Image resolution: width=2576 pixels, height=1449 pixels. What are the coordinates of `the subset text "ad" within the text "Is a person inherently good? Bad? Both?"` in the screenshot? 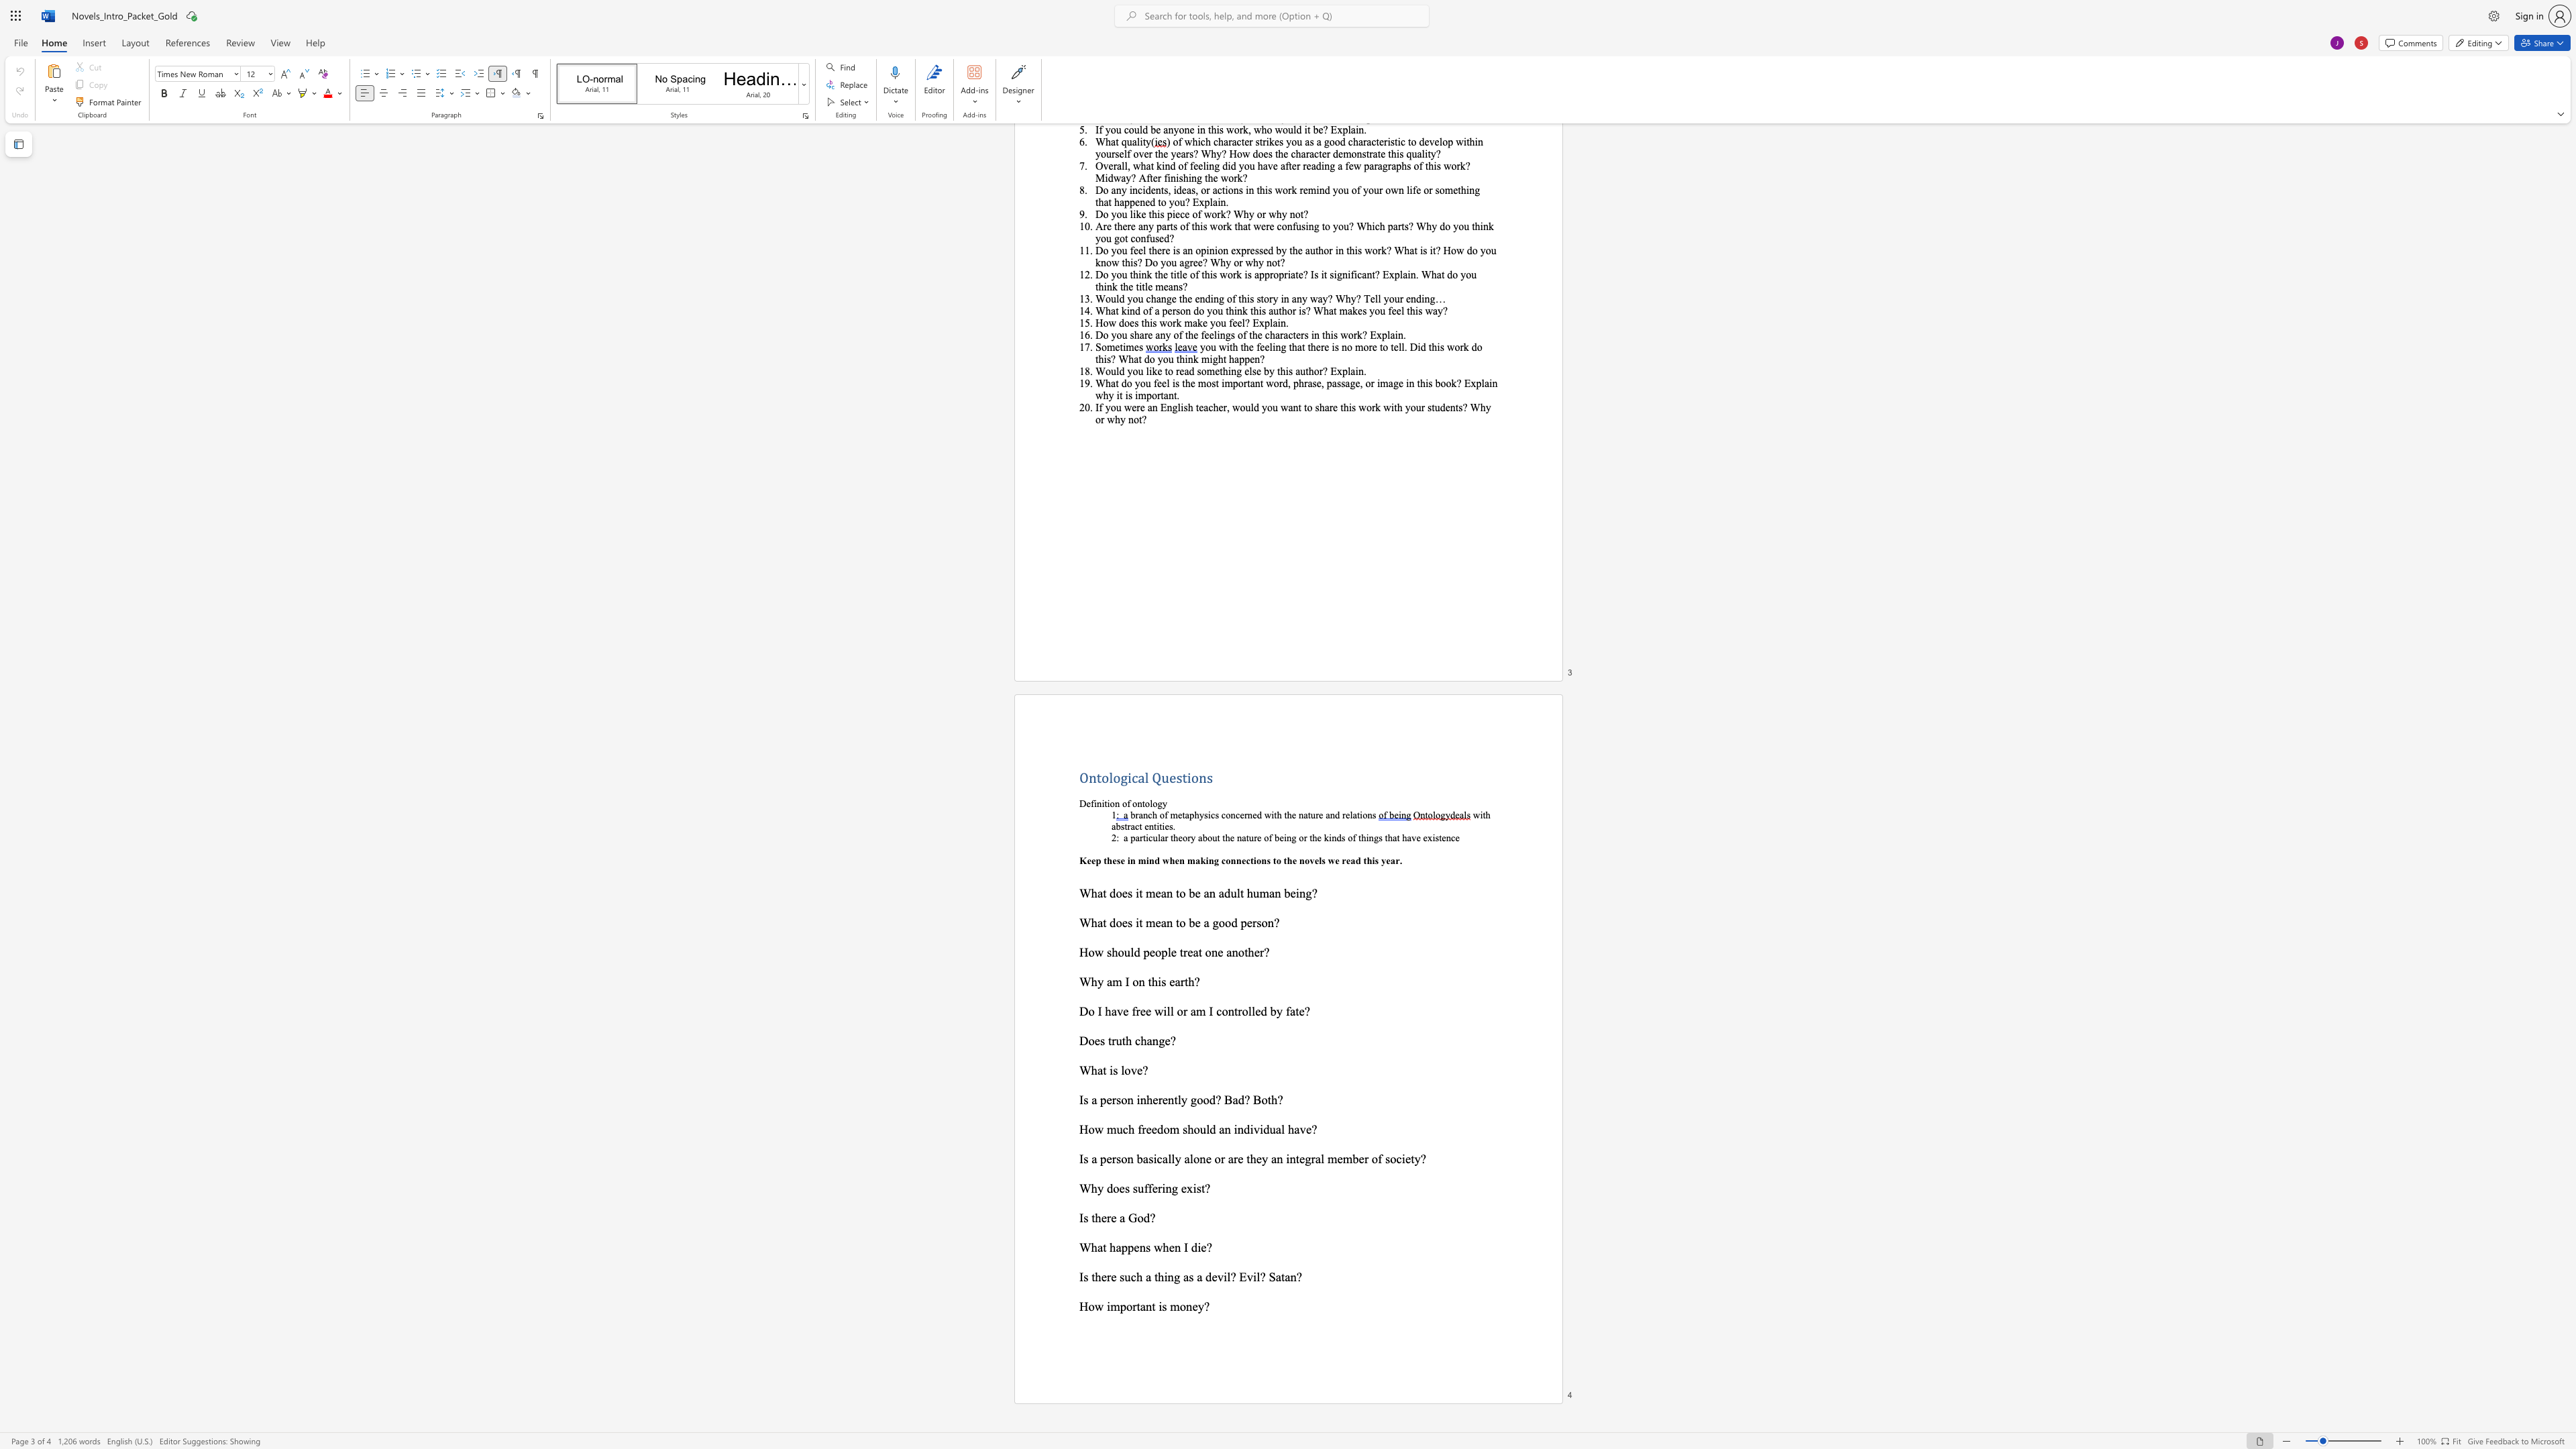 It's located at (1232, 1099).